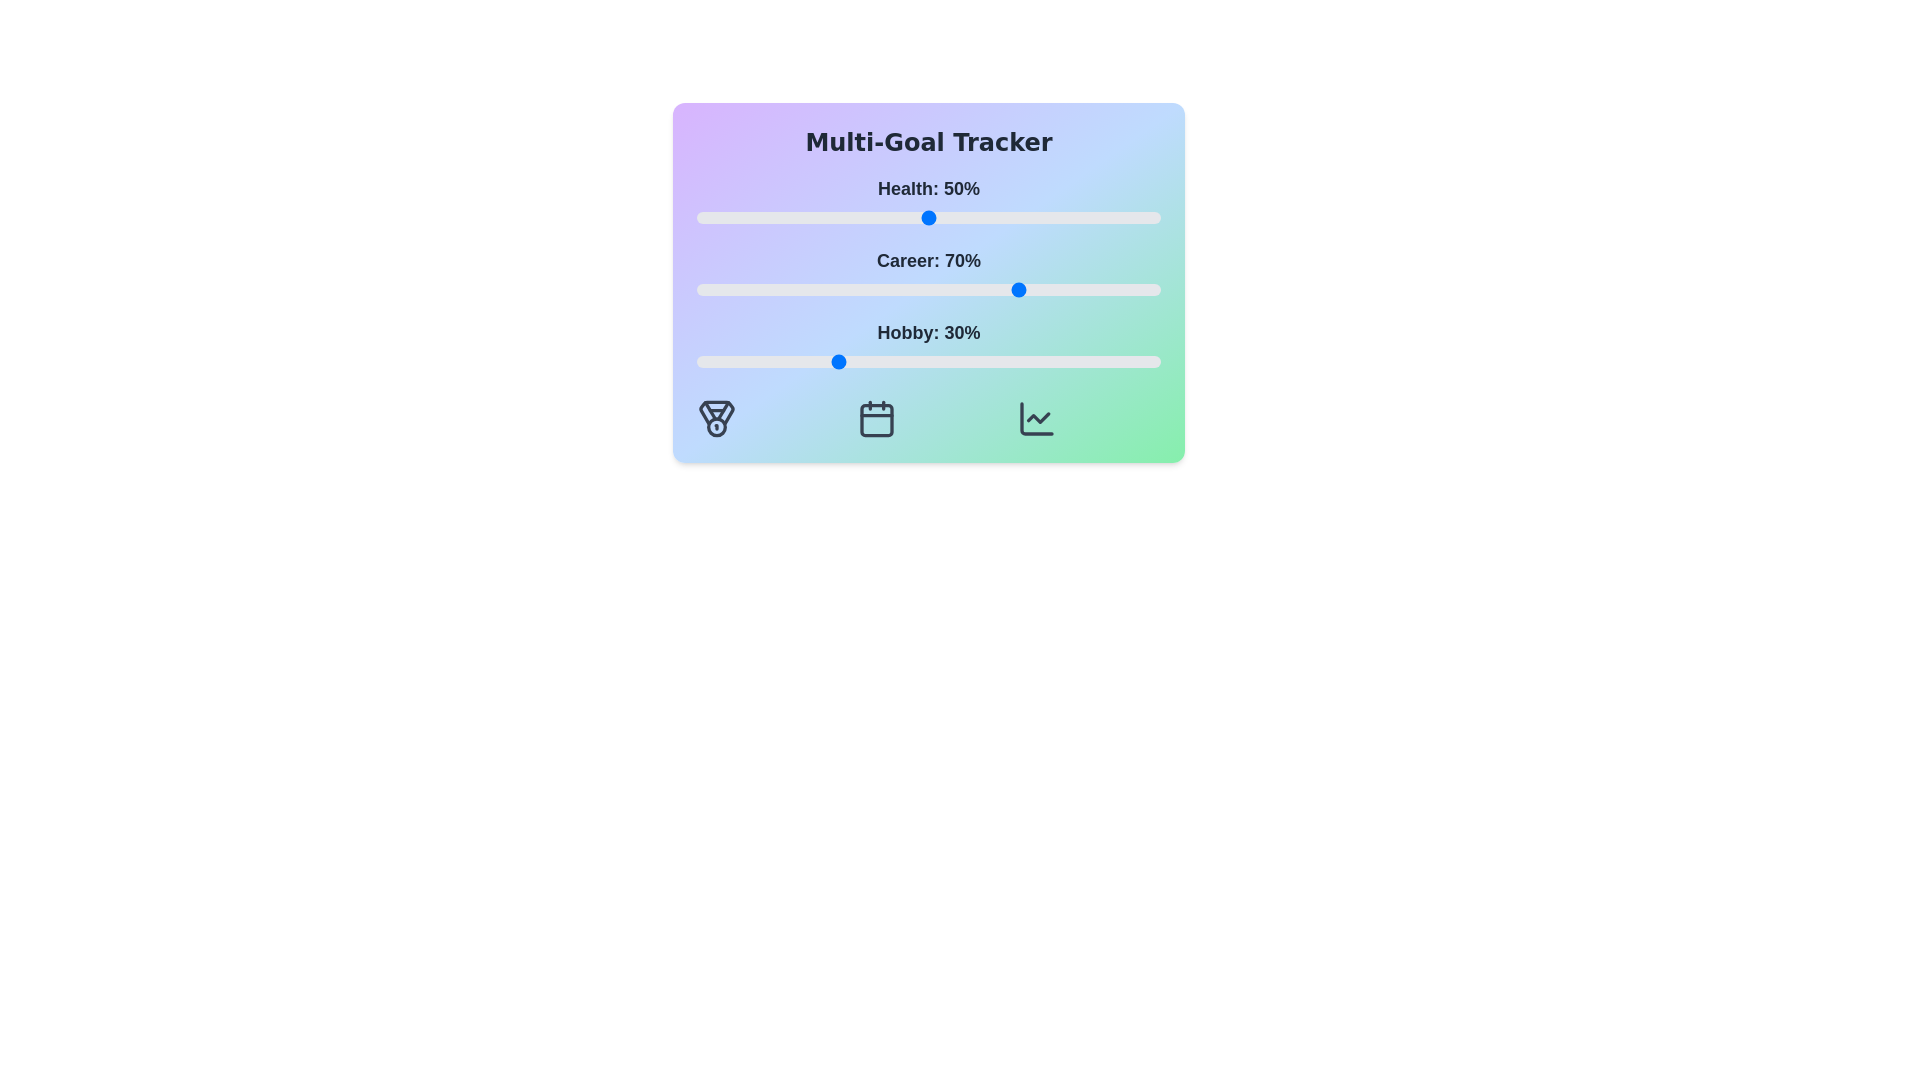 This screenshot has height=1080, width=1920. Describe the element at coordinates (918, 289) in the screenshot. I see `the 'Career' slider to 48%` at that location.